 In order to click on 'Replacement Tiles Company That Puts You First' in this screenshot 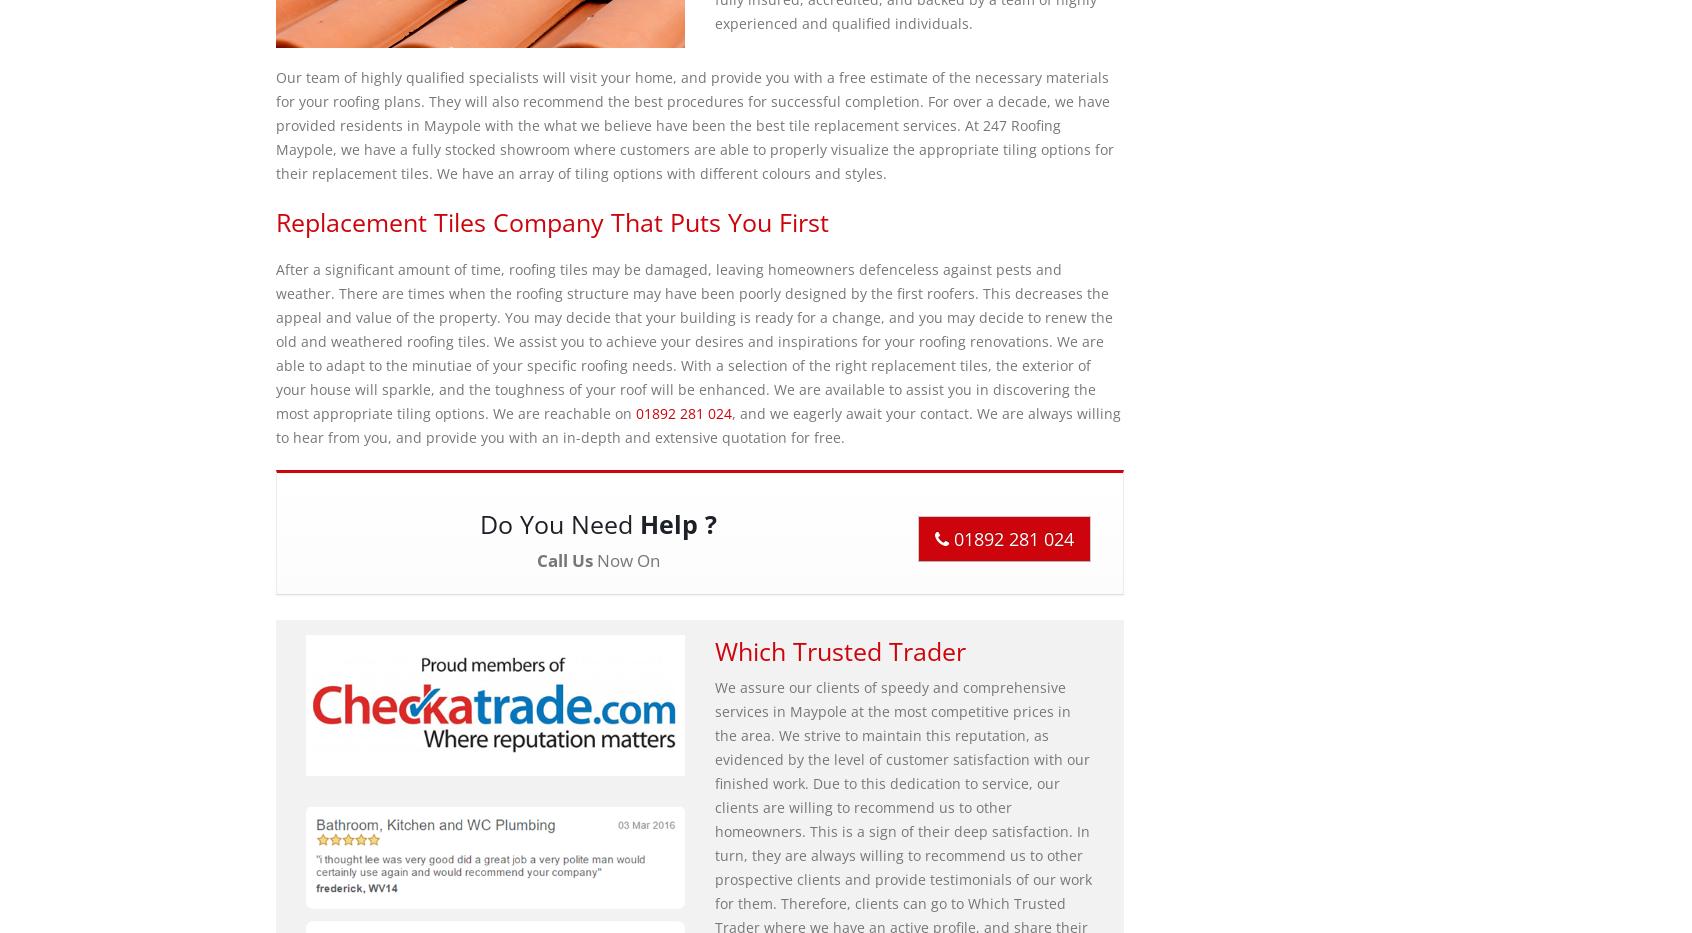, I will do `click(552, 220)`.